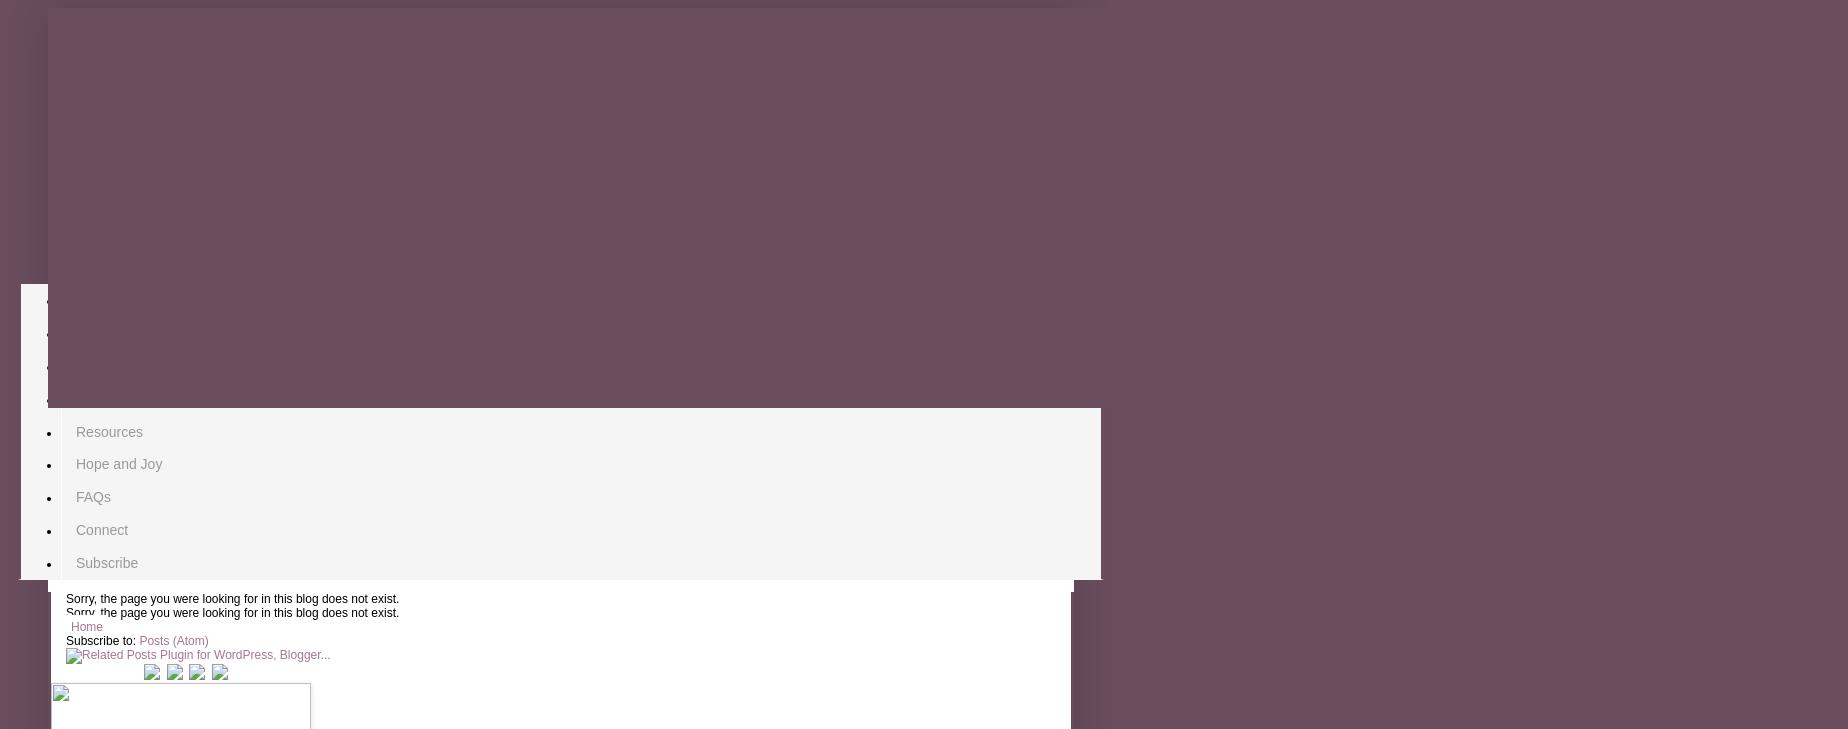 The image size is (1848, 729). I want to click on 'Pages', so click(48, 266).